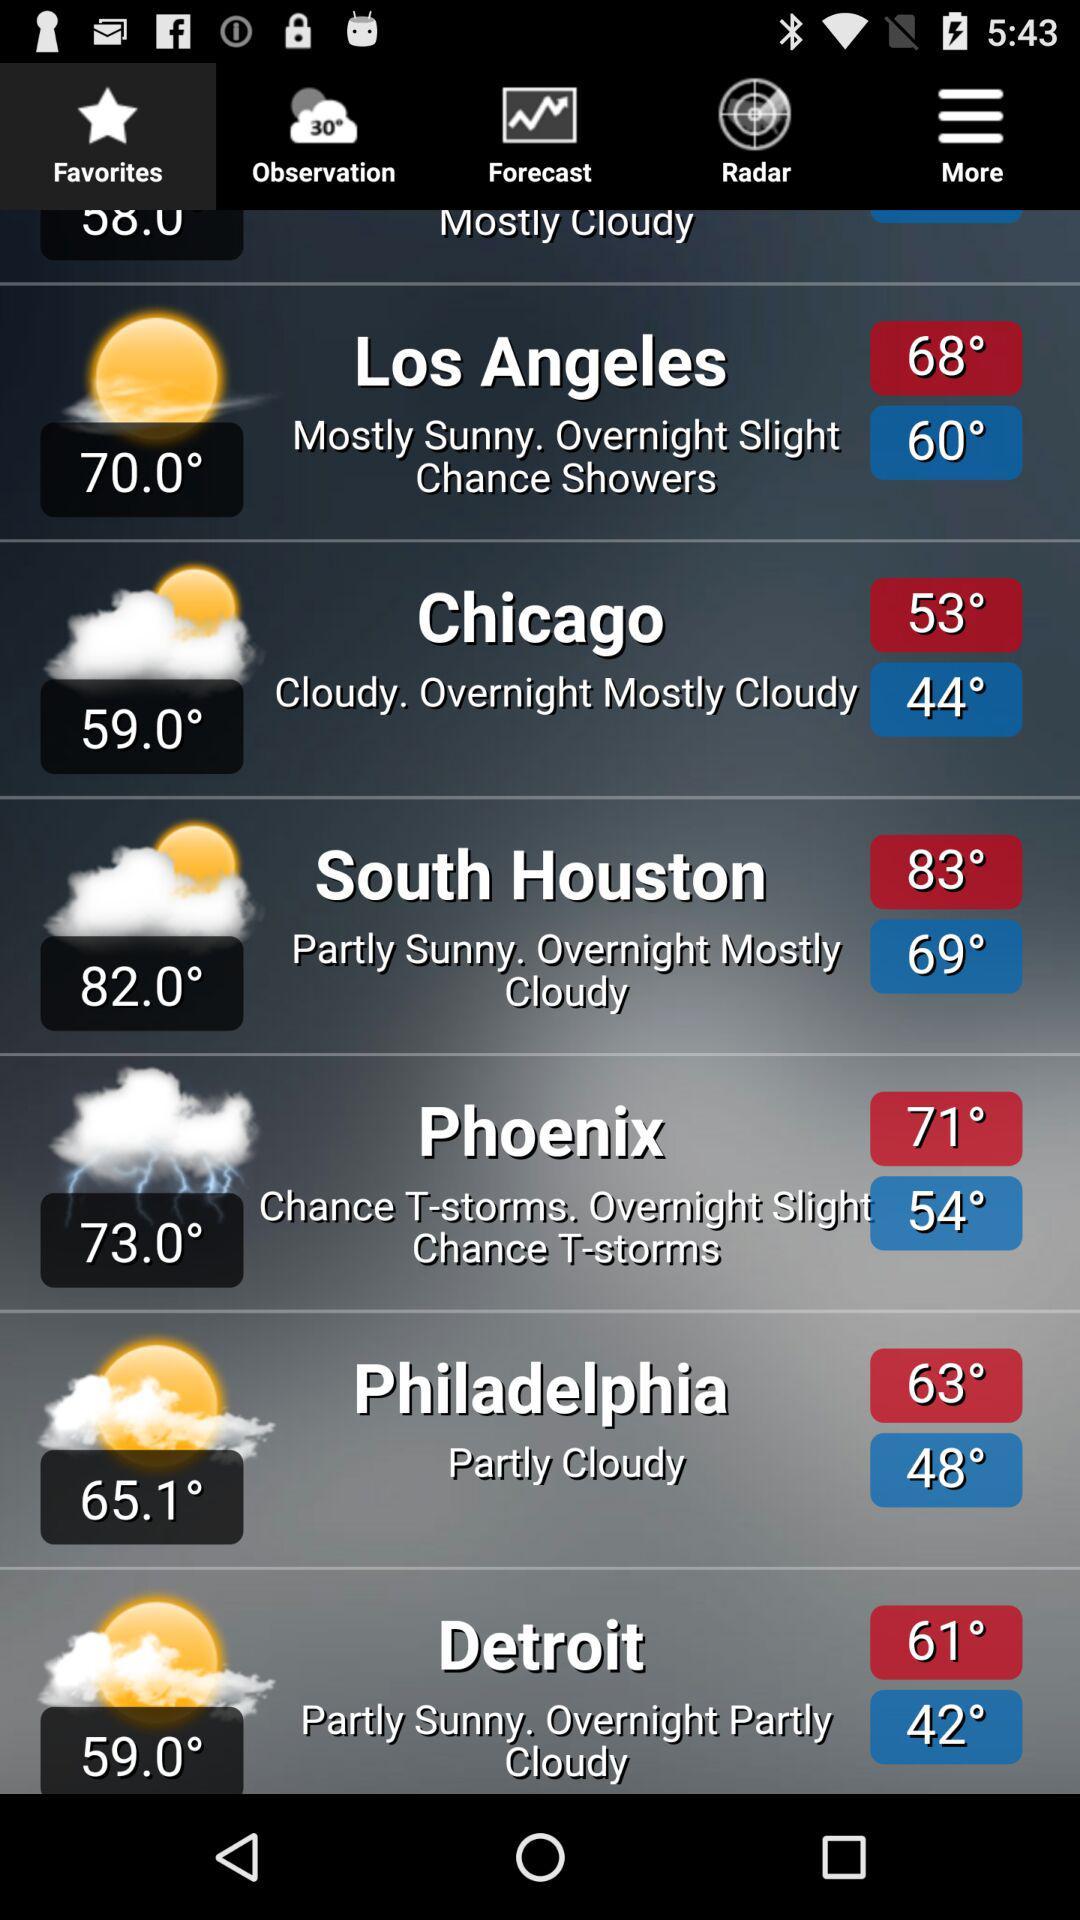 Image resolution: width=1080 pixels, height=1920 pixels. Describe the element at coordinates (540, 124) in the screenshot. I see `item next to radar icon` at that location.